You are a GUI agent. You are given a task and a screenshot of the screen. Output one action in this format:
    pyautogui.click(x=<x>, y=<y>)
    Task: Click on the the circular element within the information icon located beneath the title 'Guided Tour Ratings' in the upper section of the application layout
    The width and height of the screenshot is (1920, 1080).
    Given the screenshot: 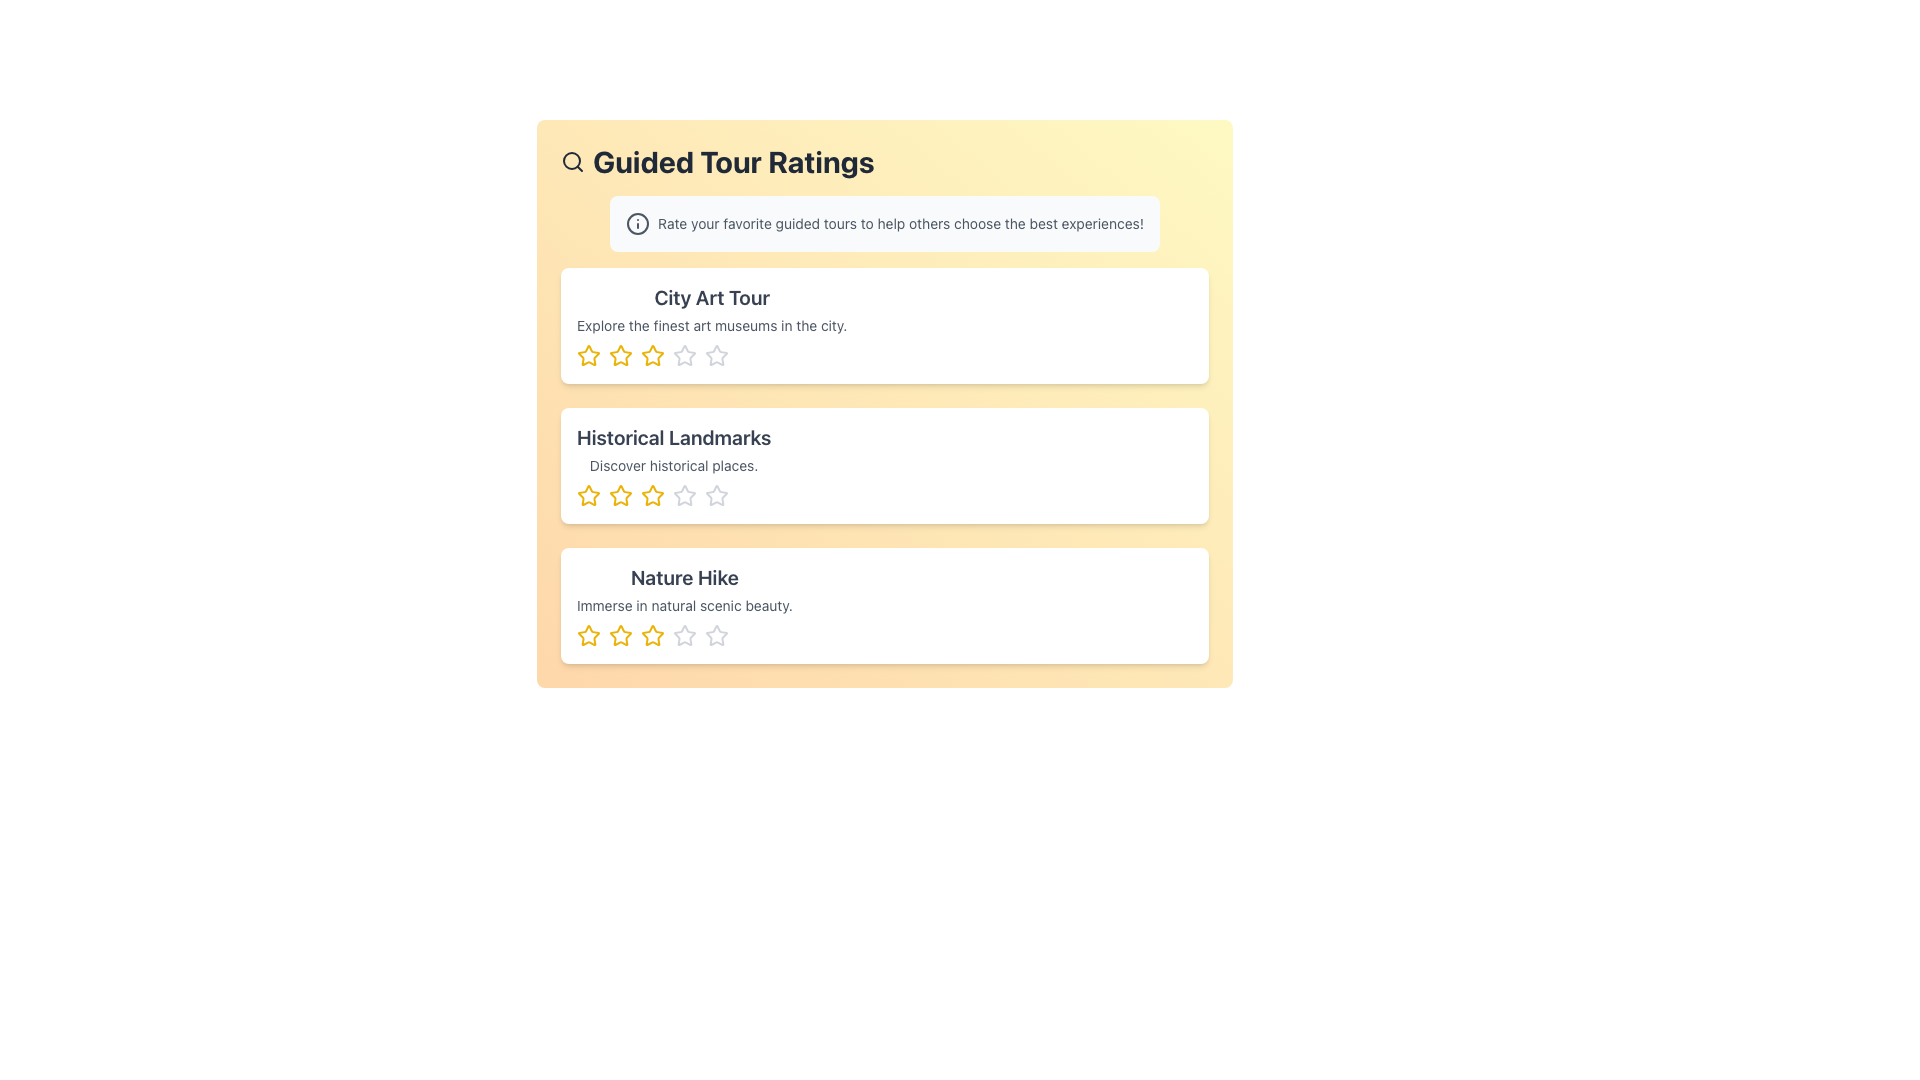 What is the action you would take?
    pyautogui.click(x=637, y=223)
    